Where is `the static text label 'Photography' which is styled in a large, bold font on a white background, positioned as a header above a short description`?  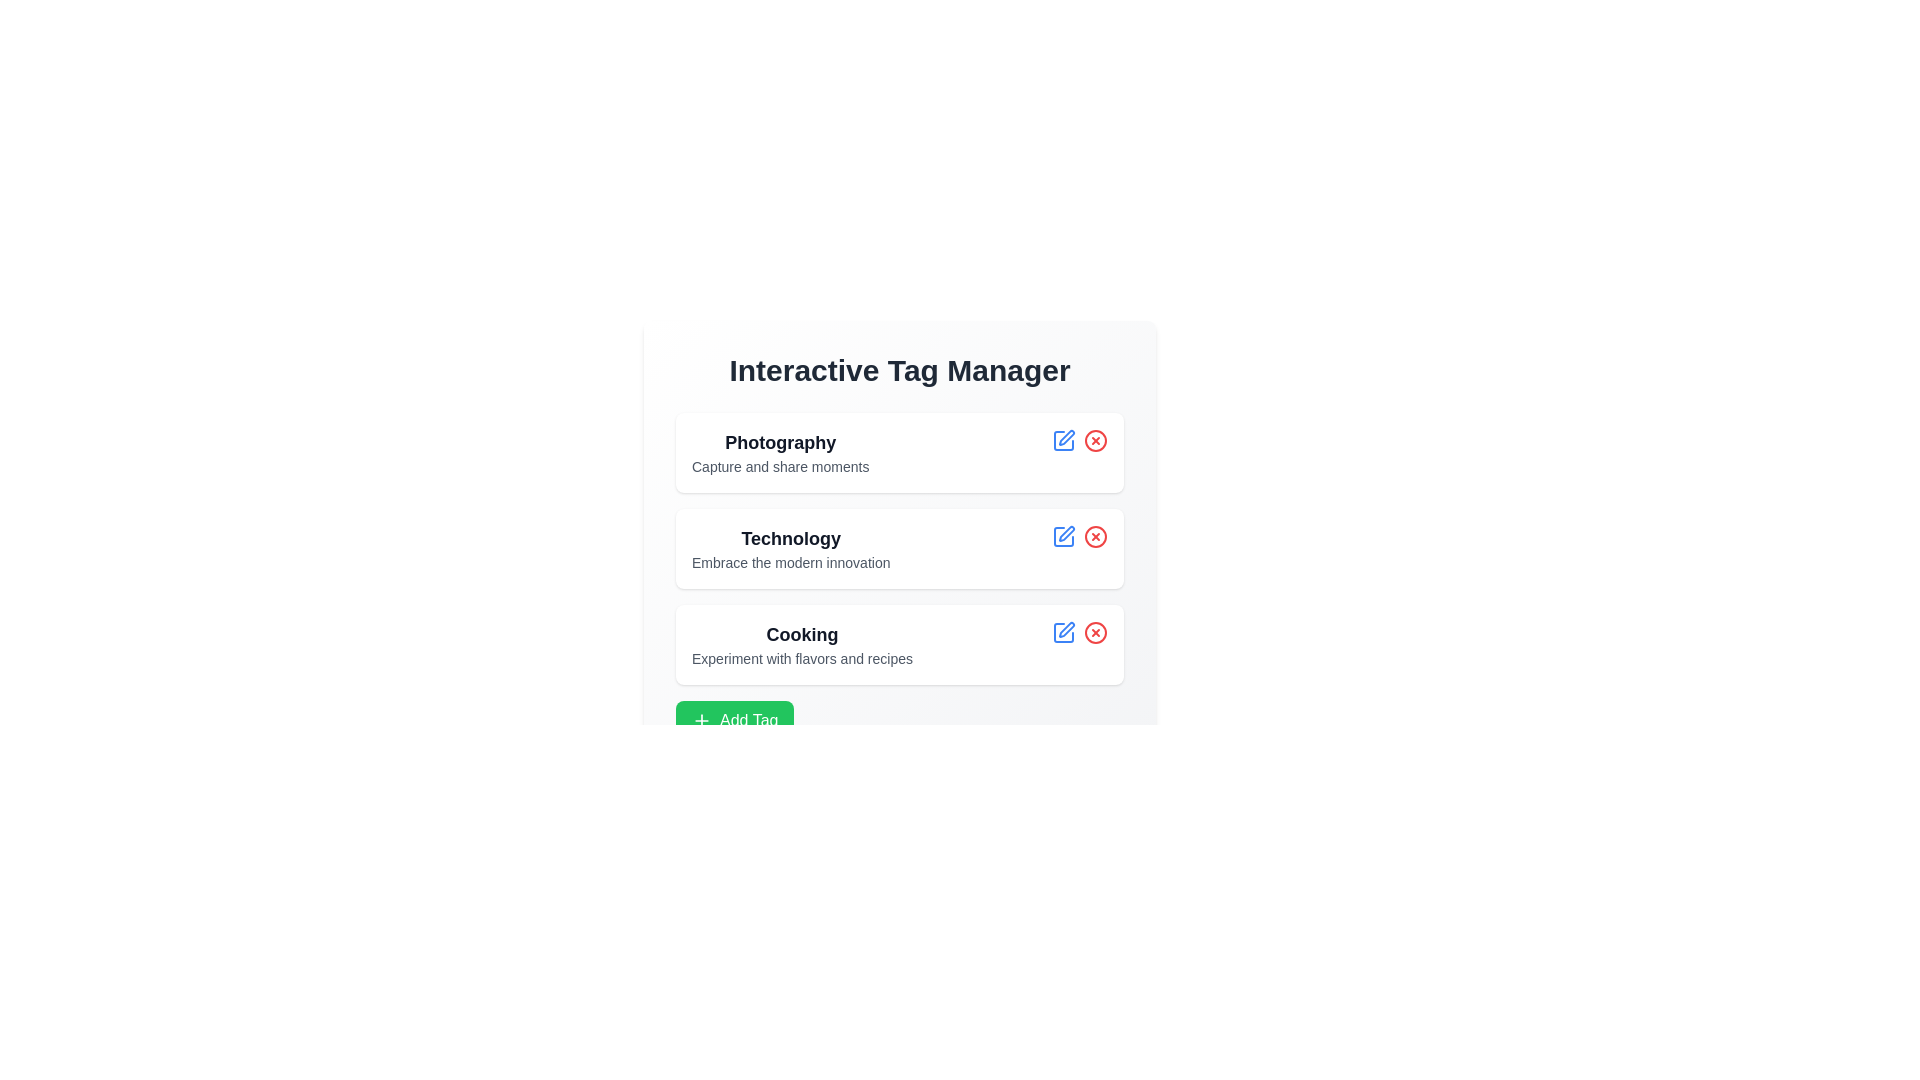 the static text label 'Photography' which is styled in a large, bold font on a white background, positioned as a header above a short description is located at coordinates (779, 442).